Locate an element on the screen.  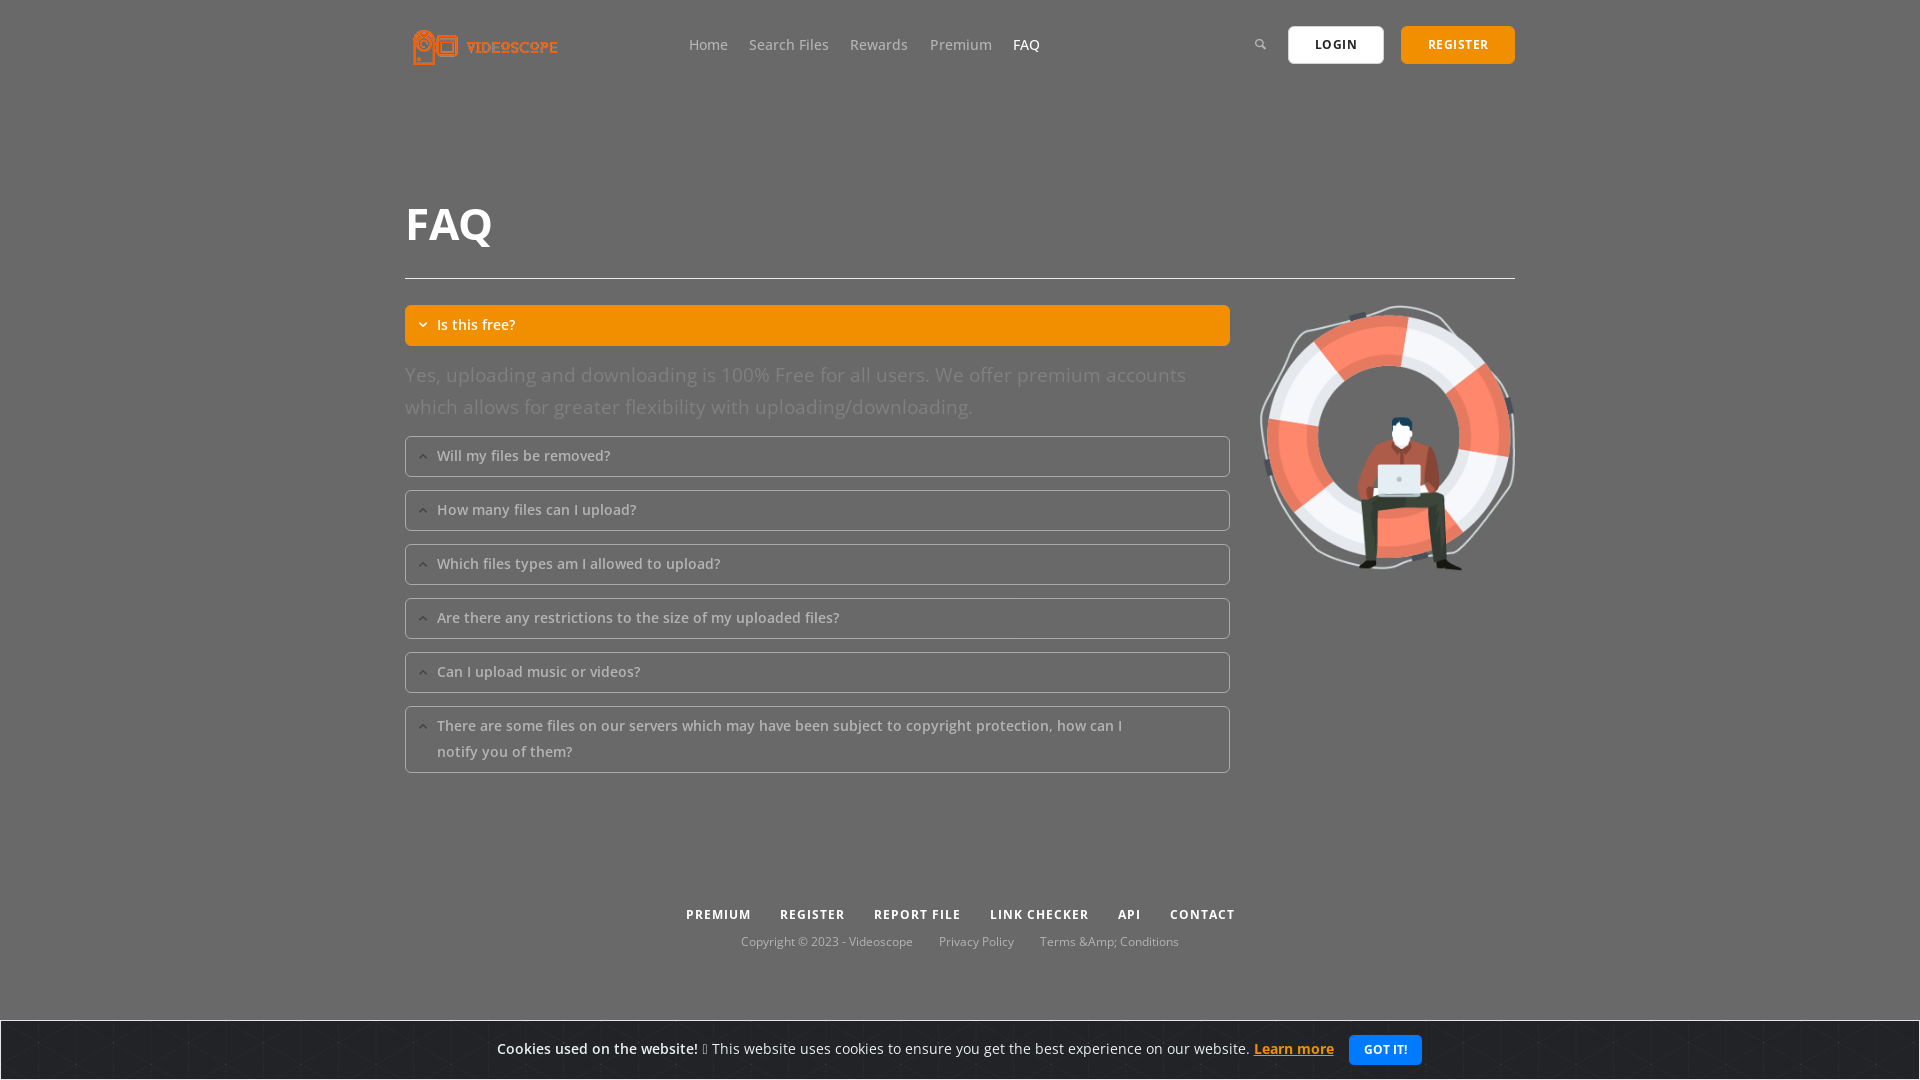
'REPORT FILE' is located at coordinates (915, 914).